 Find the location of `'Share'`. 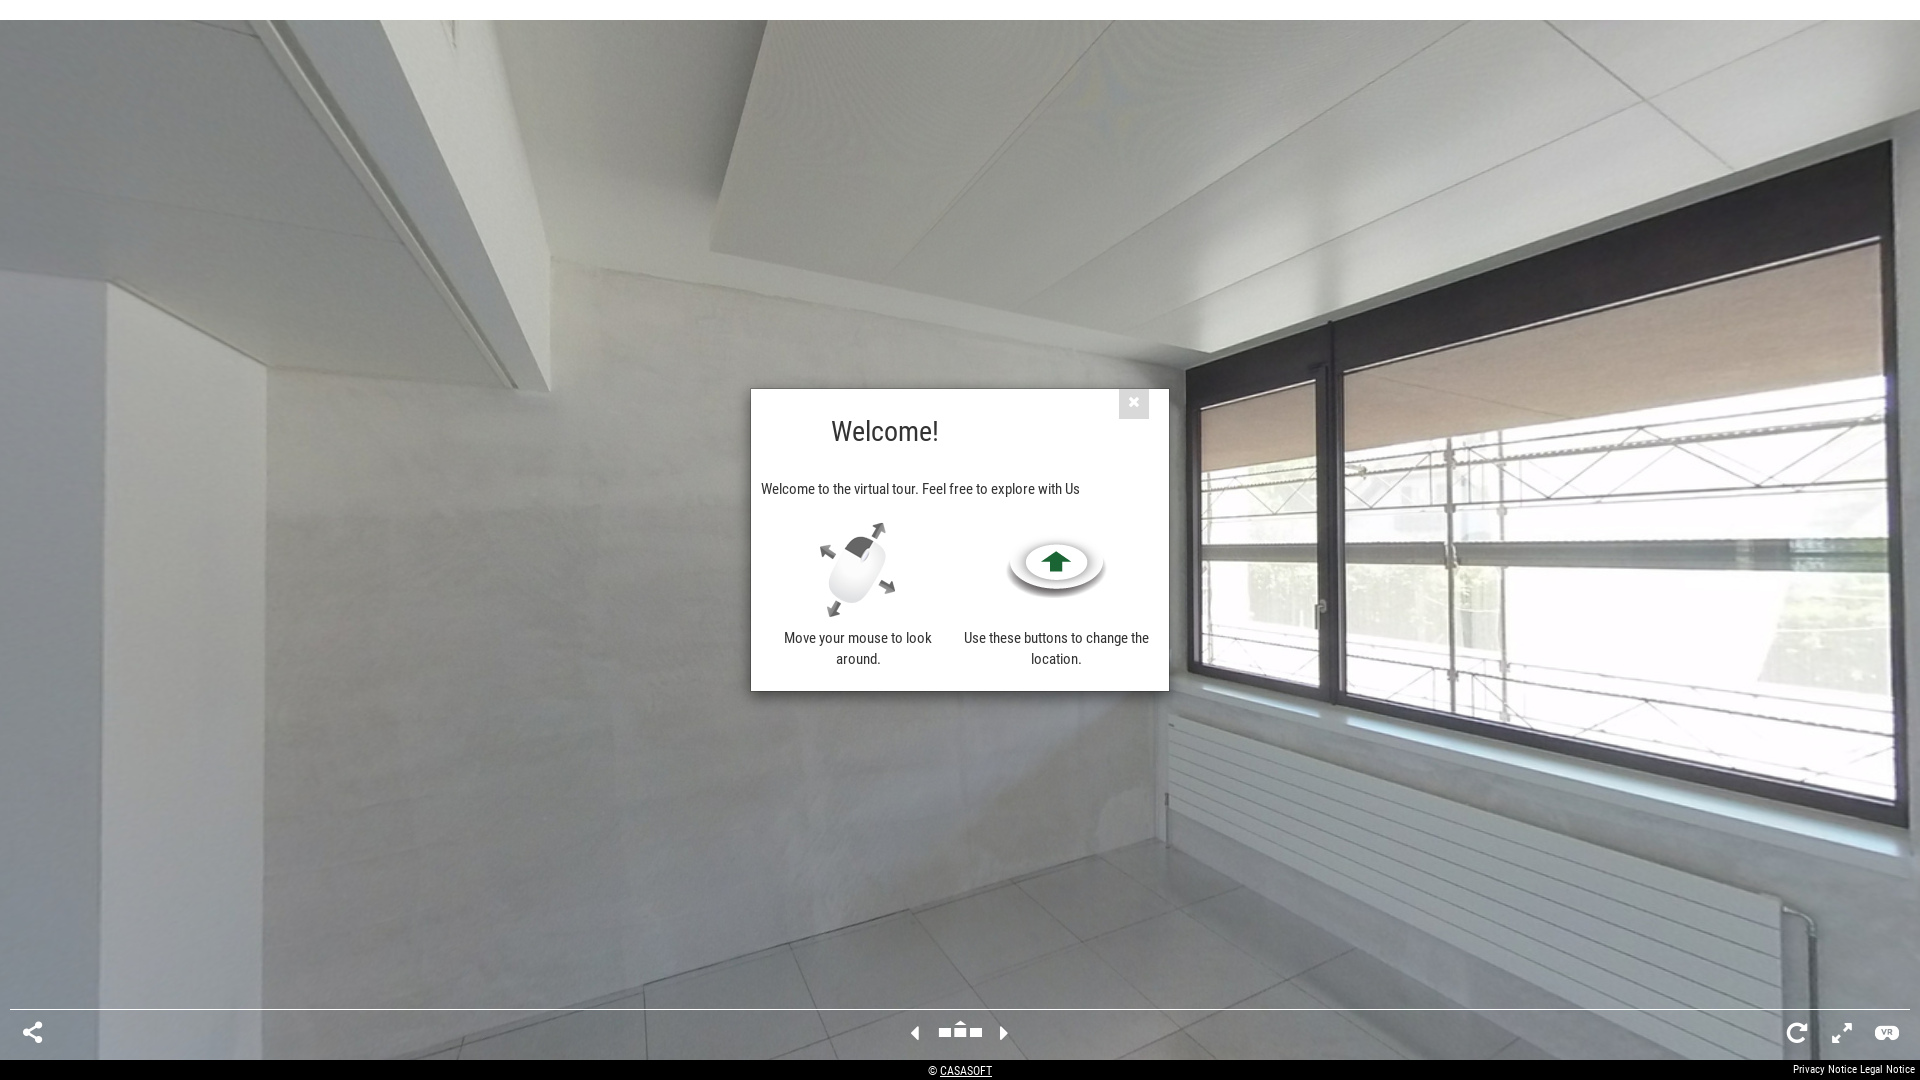

'Share' is located at coordinates (32, 1033).